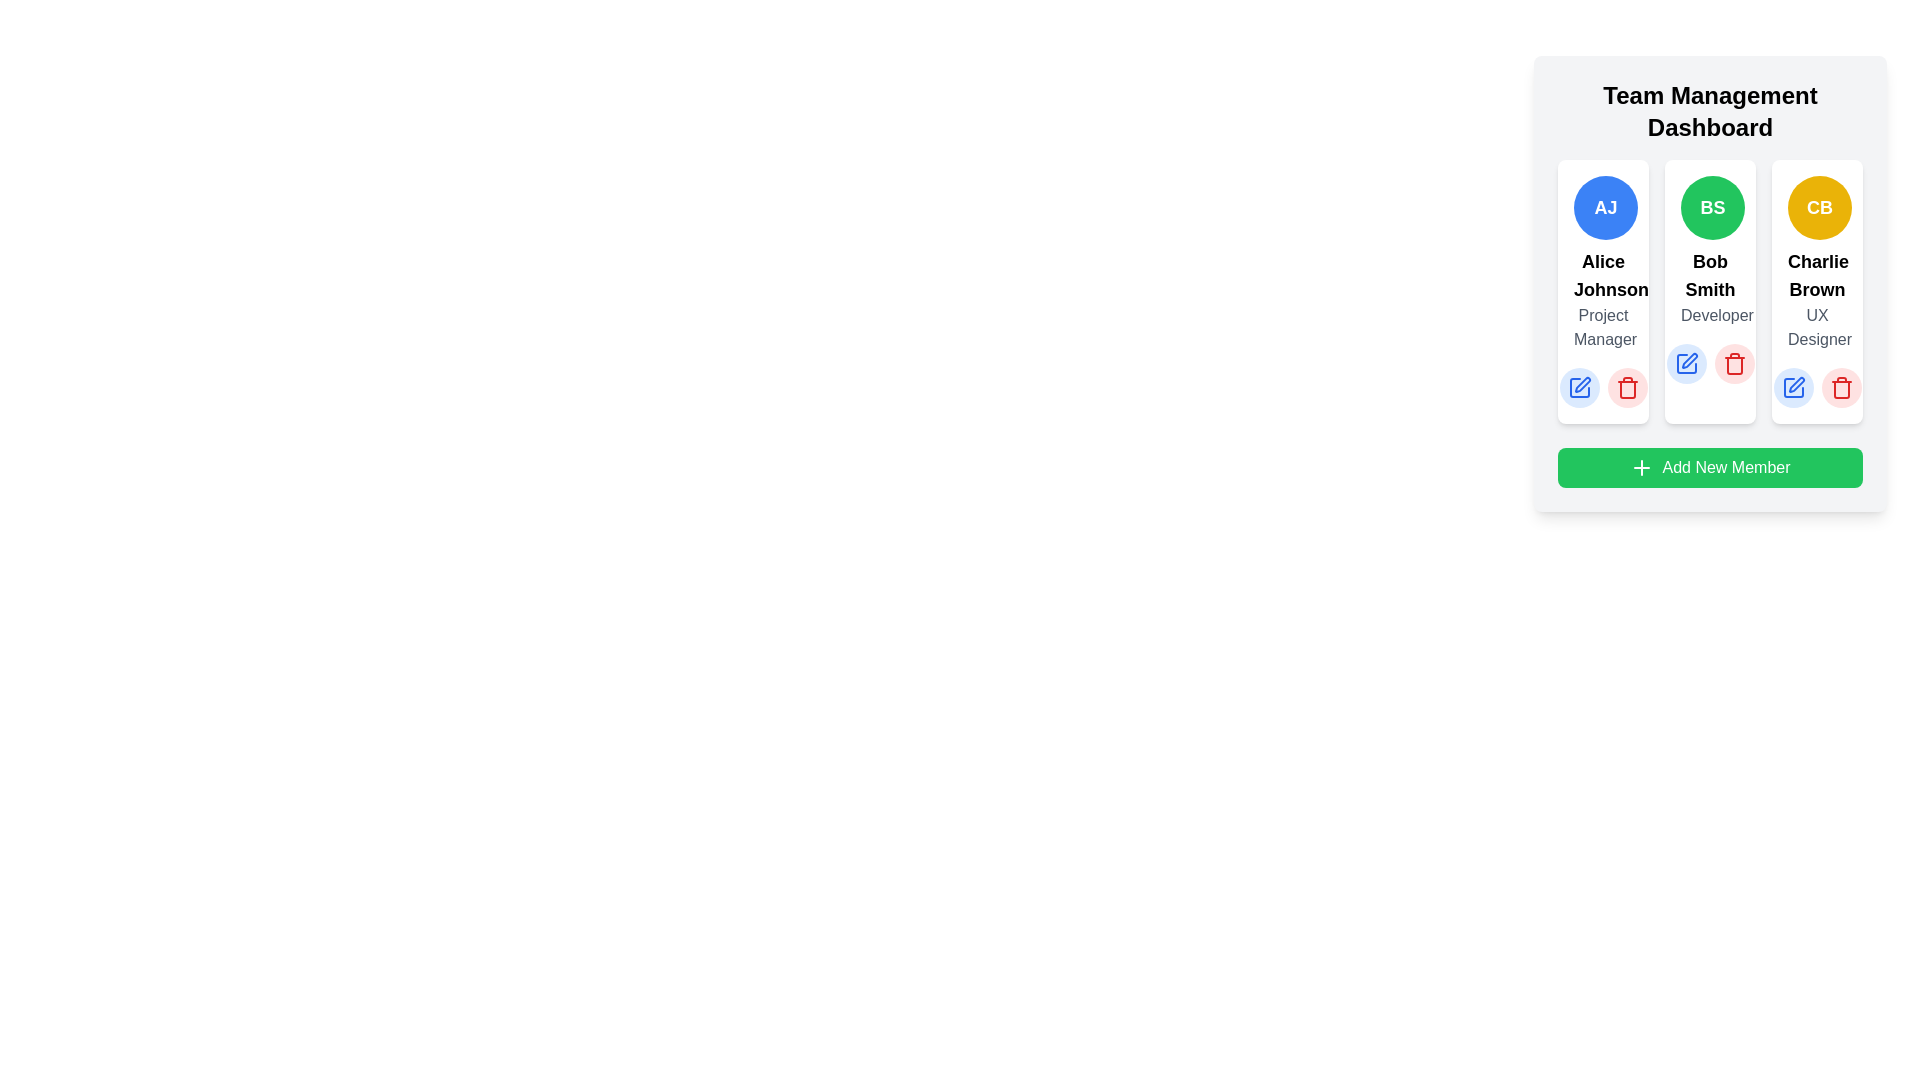 The width and height of the screenshot is (1920, 1080). Describe the element at coordinates (1840, 388) in the screenshot. I see `the delete button associated with 'Charlie Brown, UX Designer' to observe the hover effects` at that location.